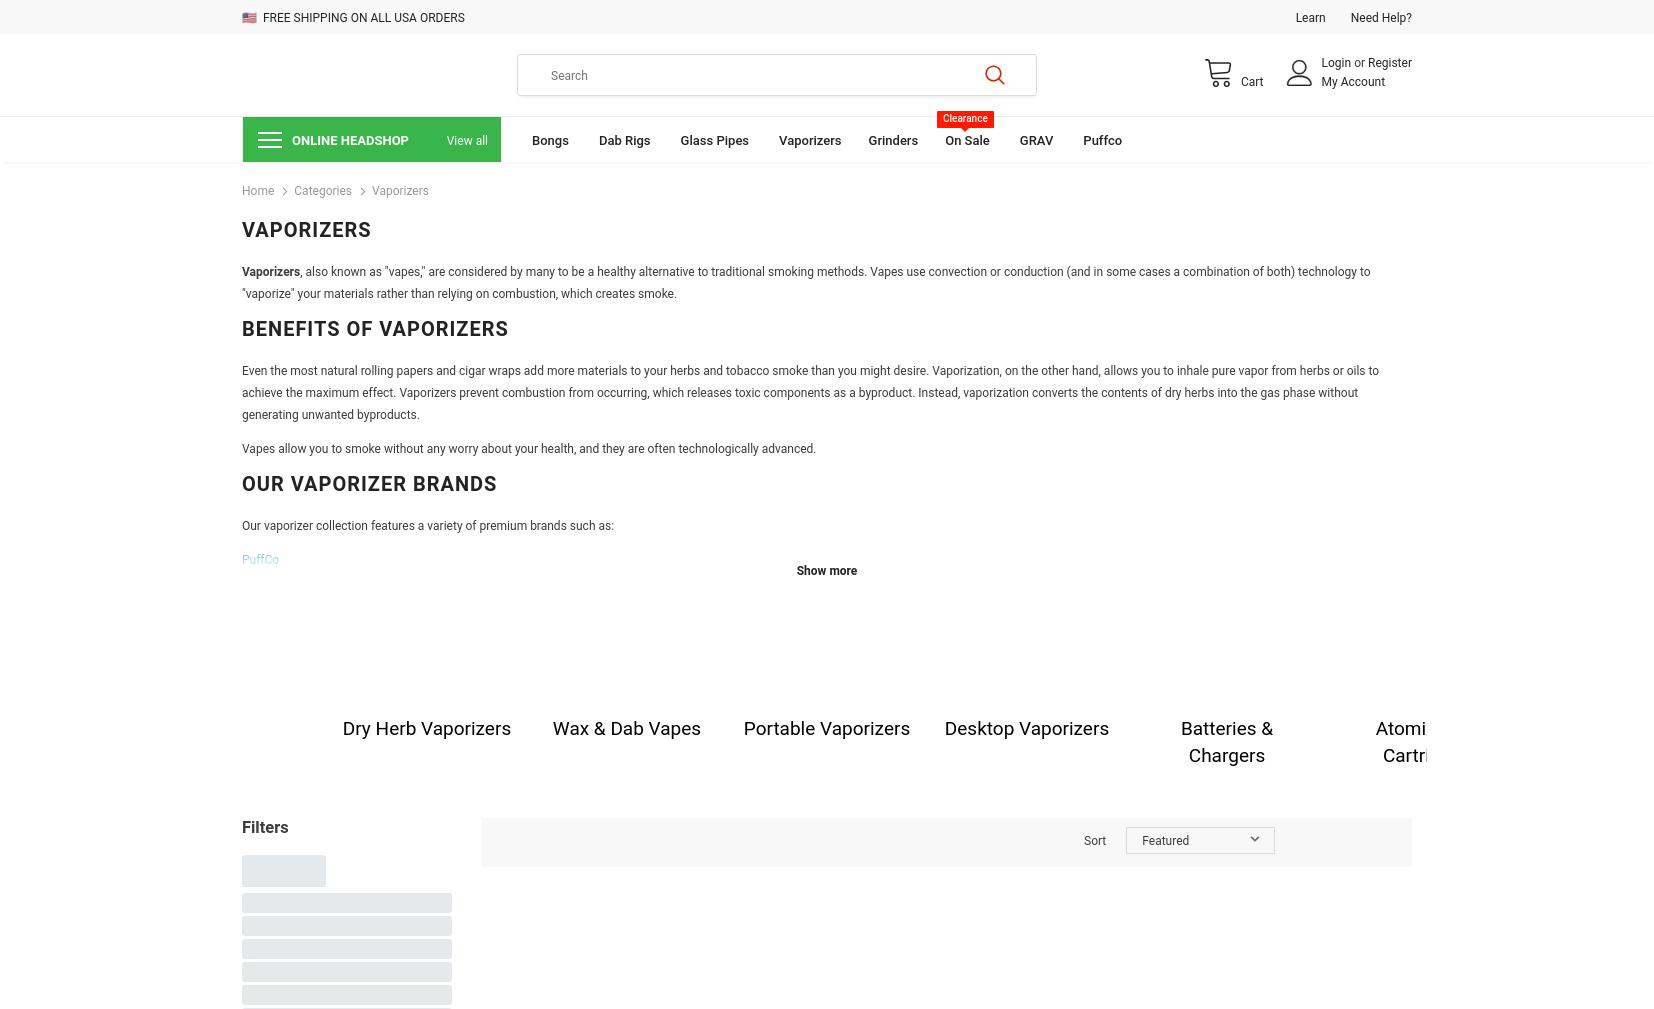  Describe the element at coordinates (373, 328) in the screenshot. I see `'Benefits of Vaporizers'` at that location.